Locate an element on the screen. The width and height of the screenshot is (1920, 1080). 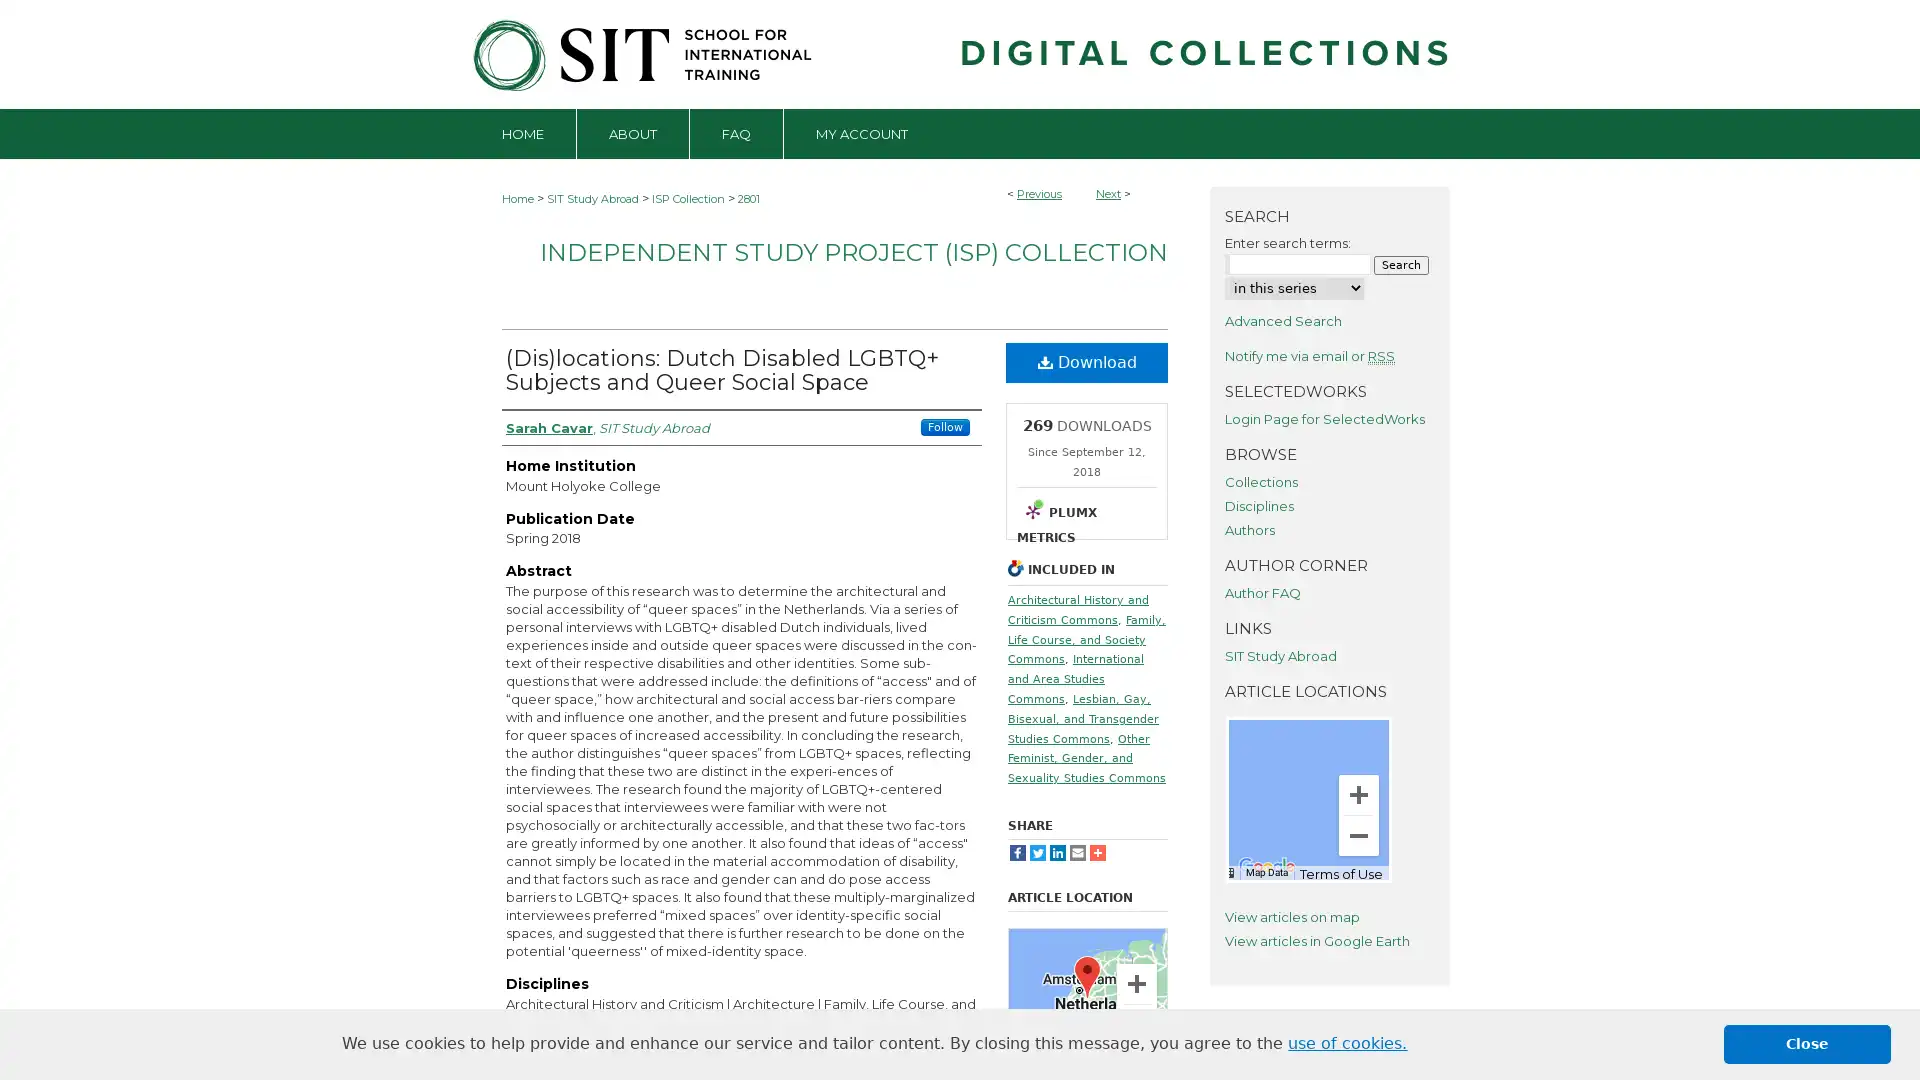
learn more about cookies is located at coordinates (1347, 1043).